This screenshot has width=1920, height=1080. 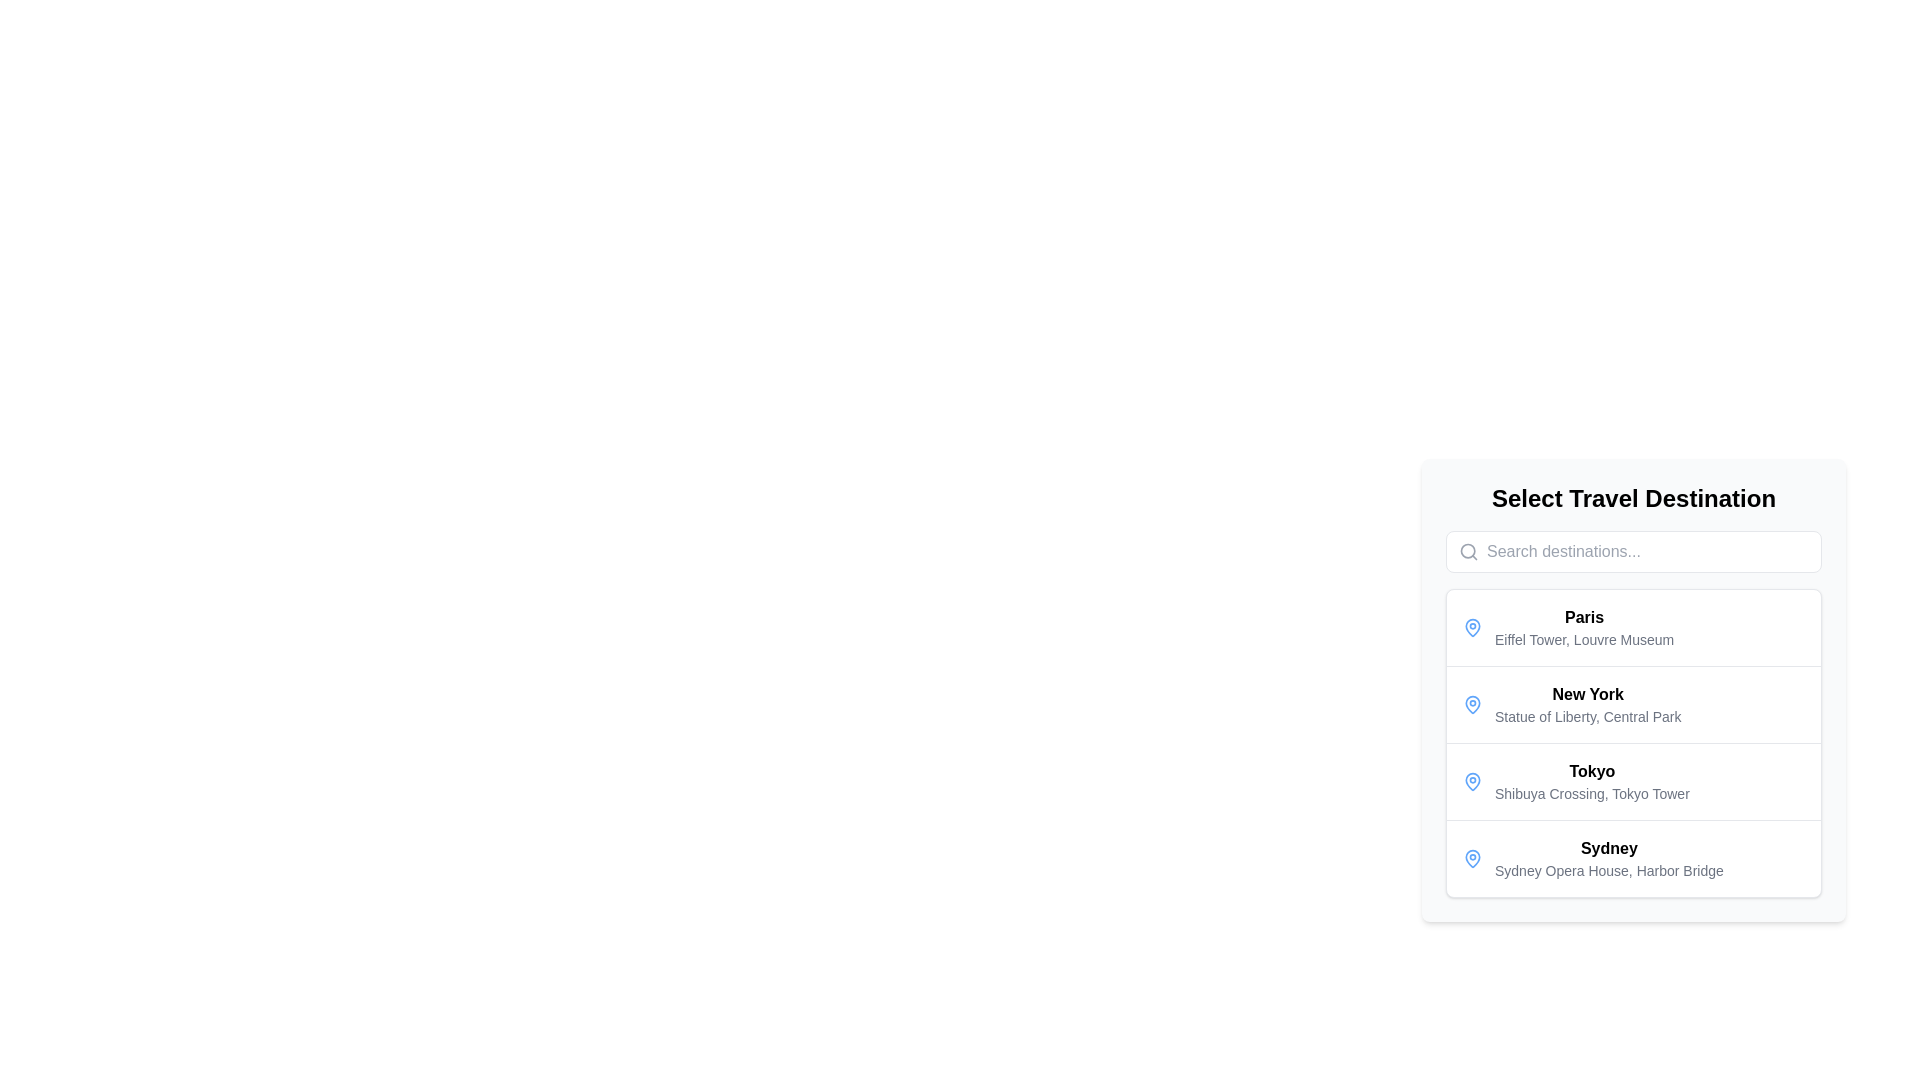 I want to click on the location pin icon next to the 'Tokyo' entry in the list of destinations, so click(x=1473, y=779).